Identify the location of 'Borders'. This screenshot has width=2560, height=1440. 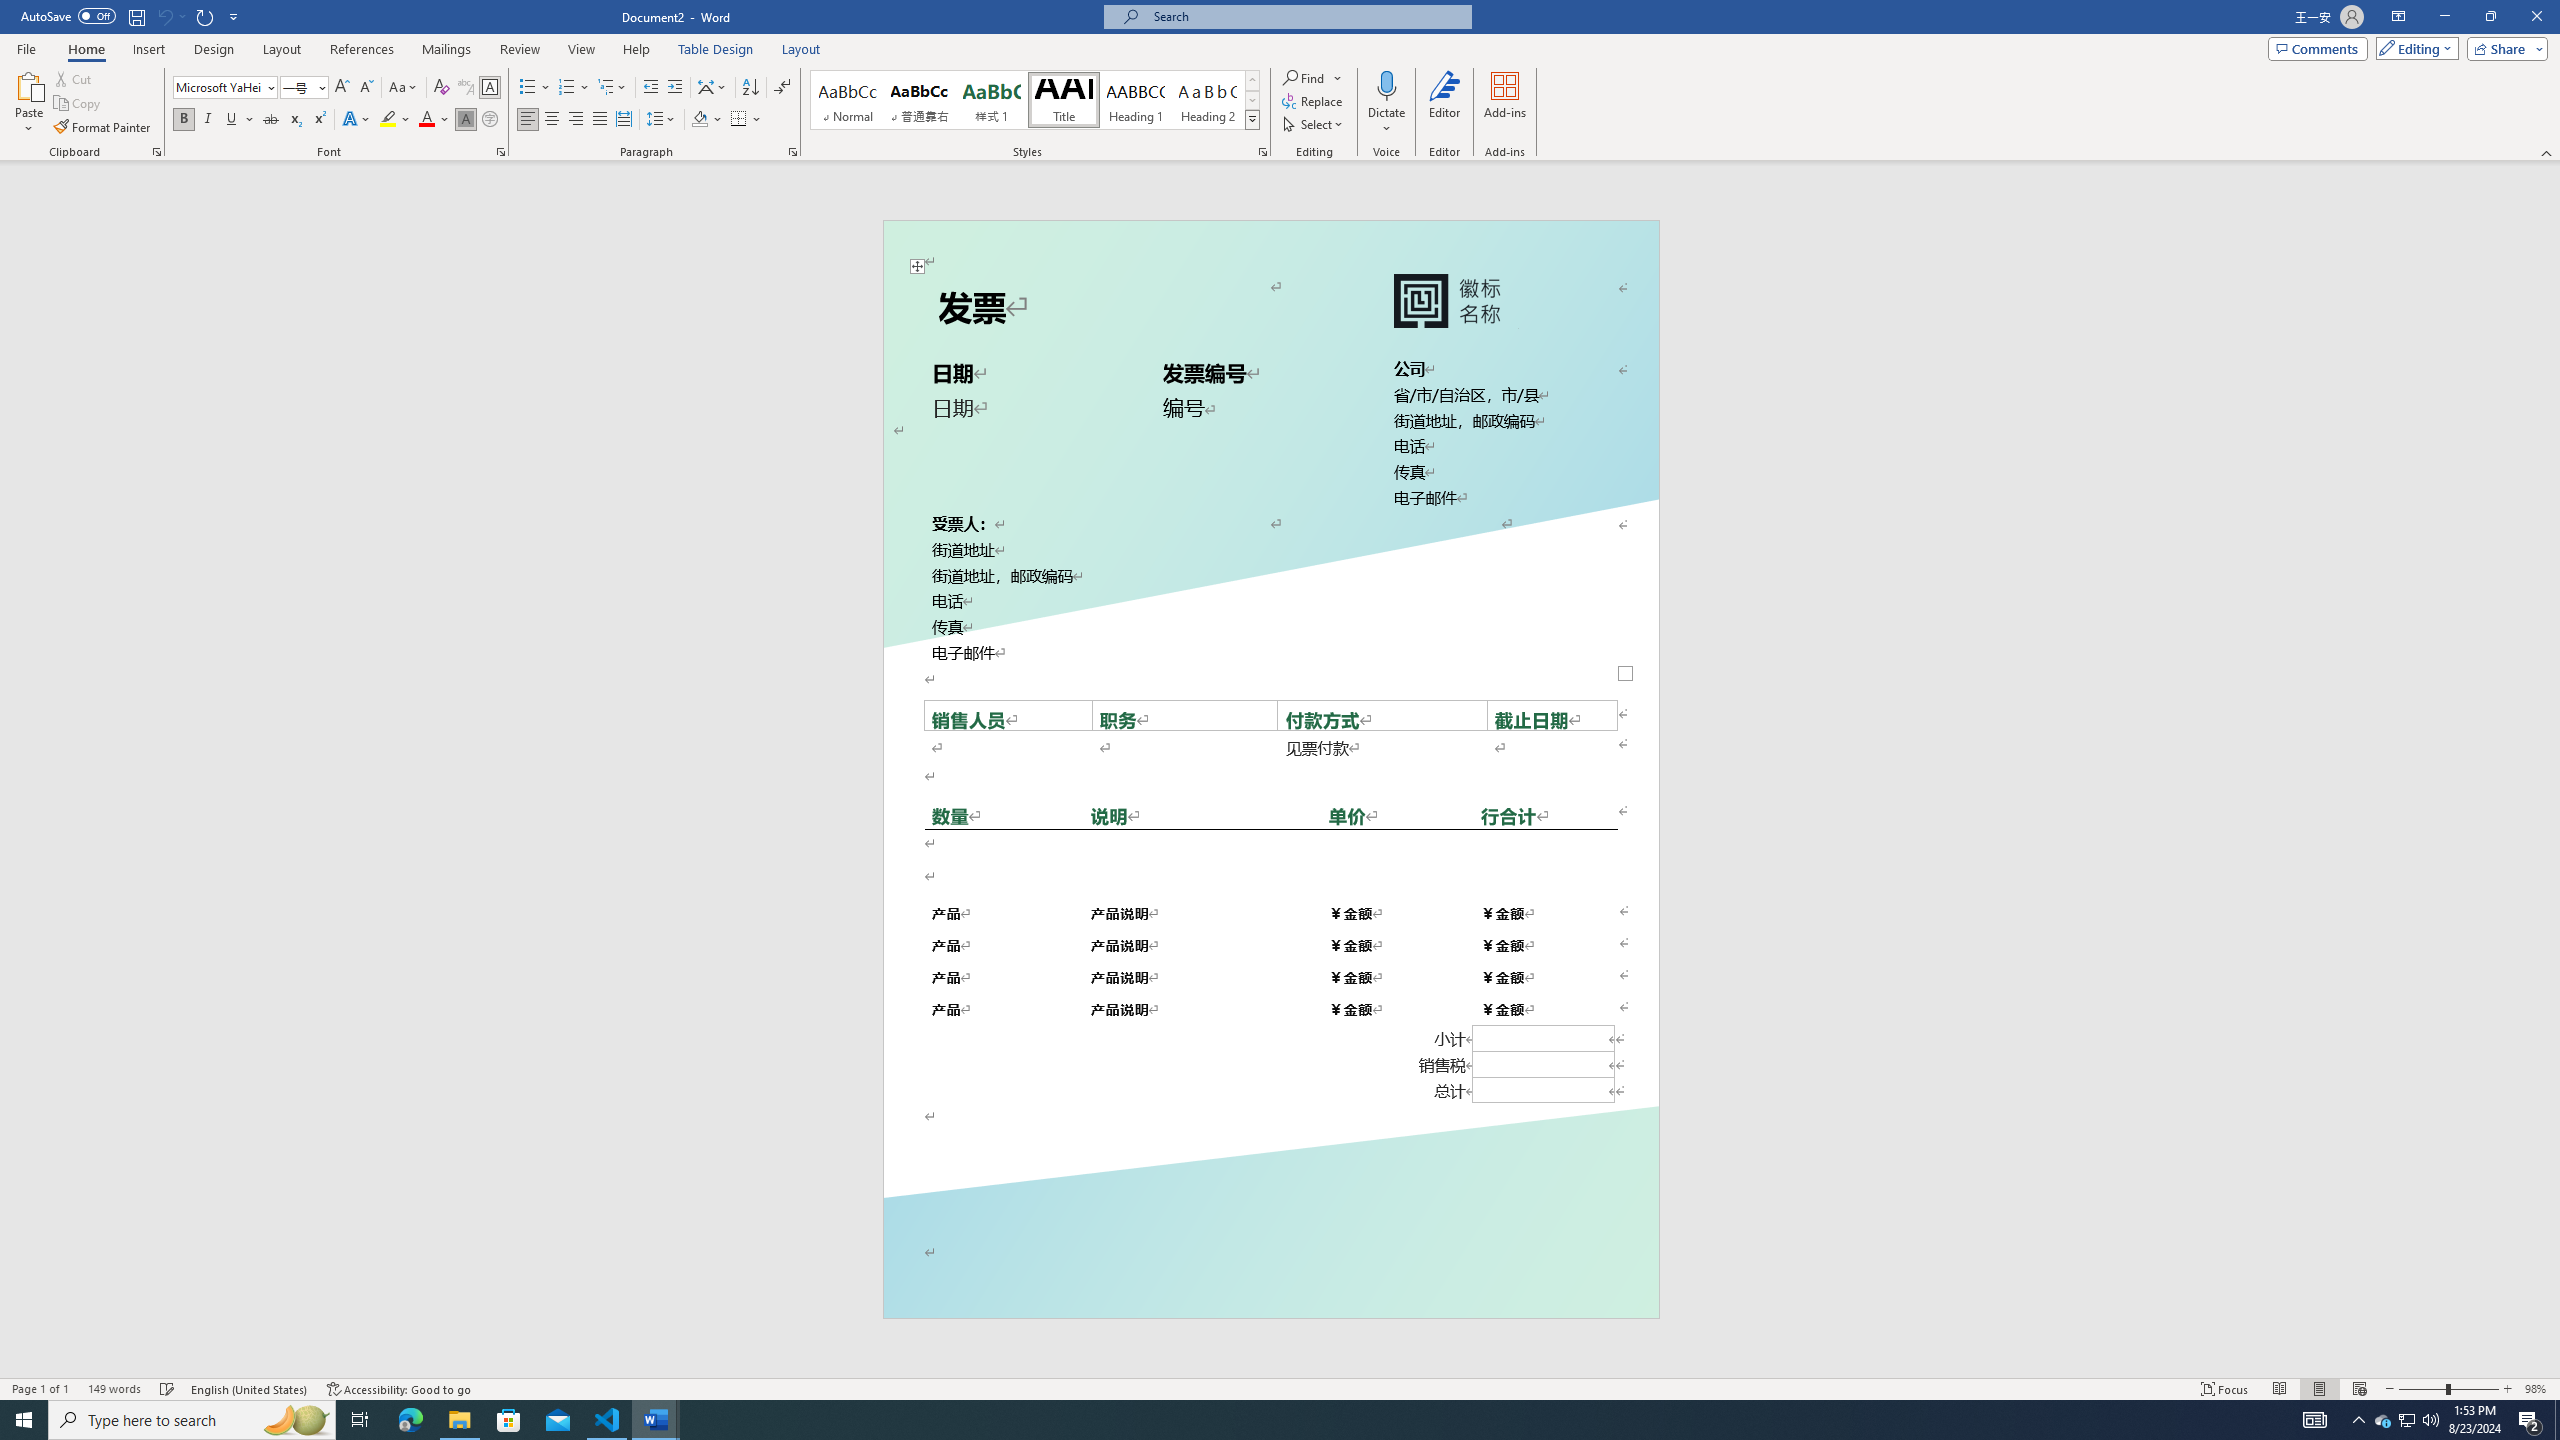
(737, 118).